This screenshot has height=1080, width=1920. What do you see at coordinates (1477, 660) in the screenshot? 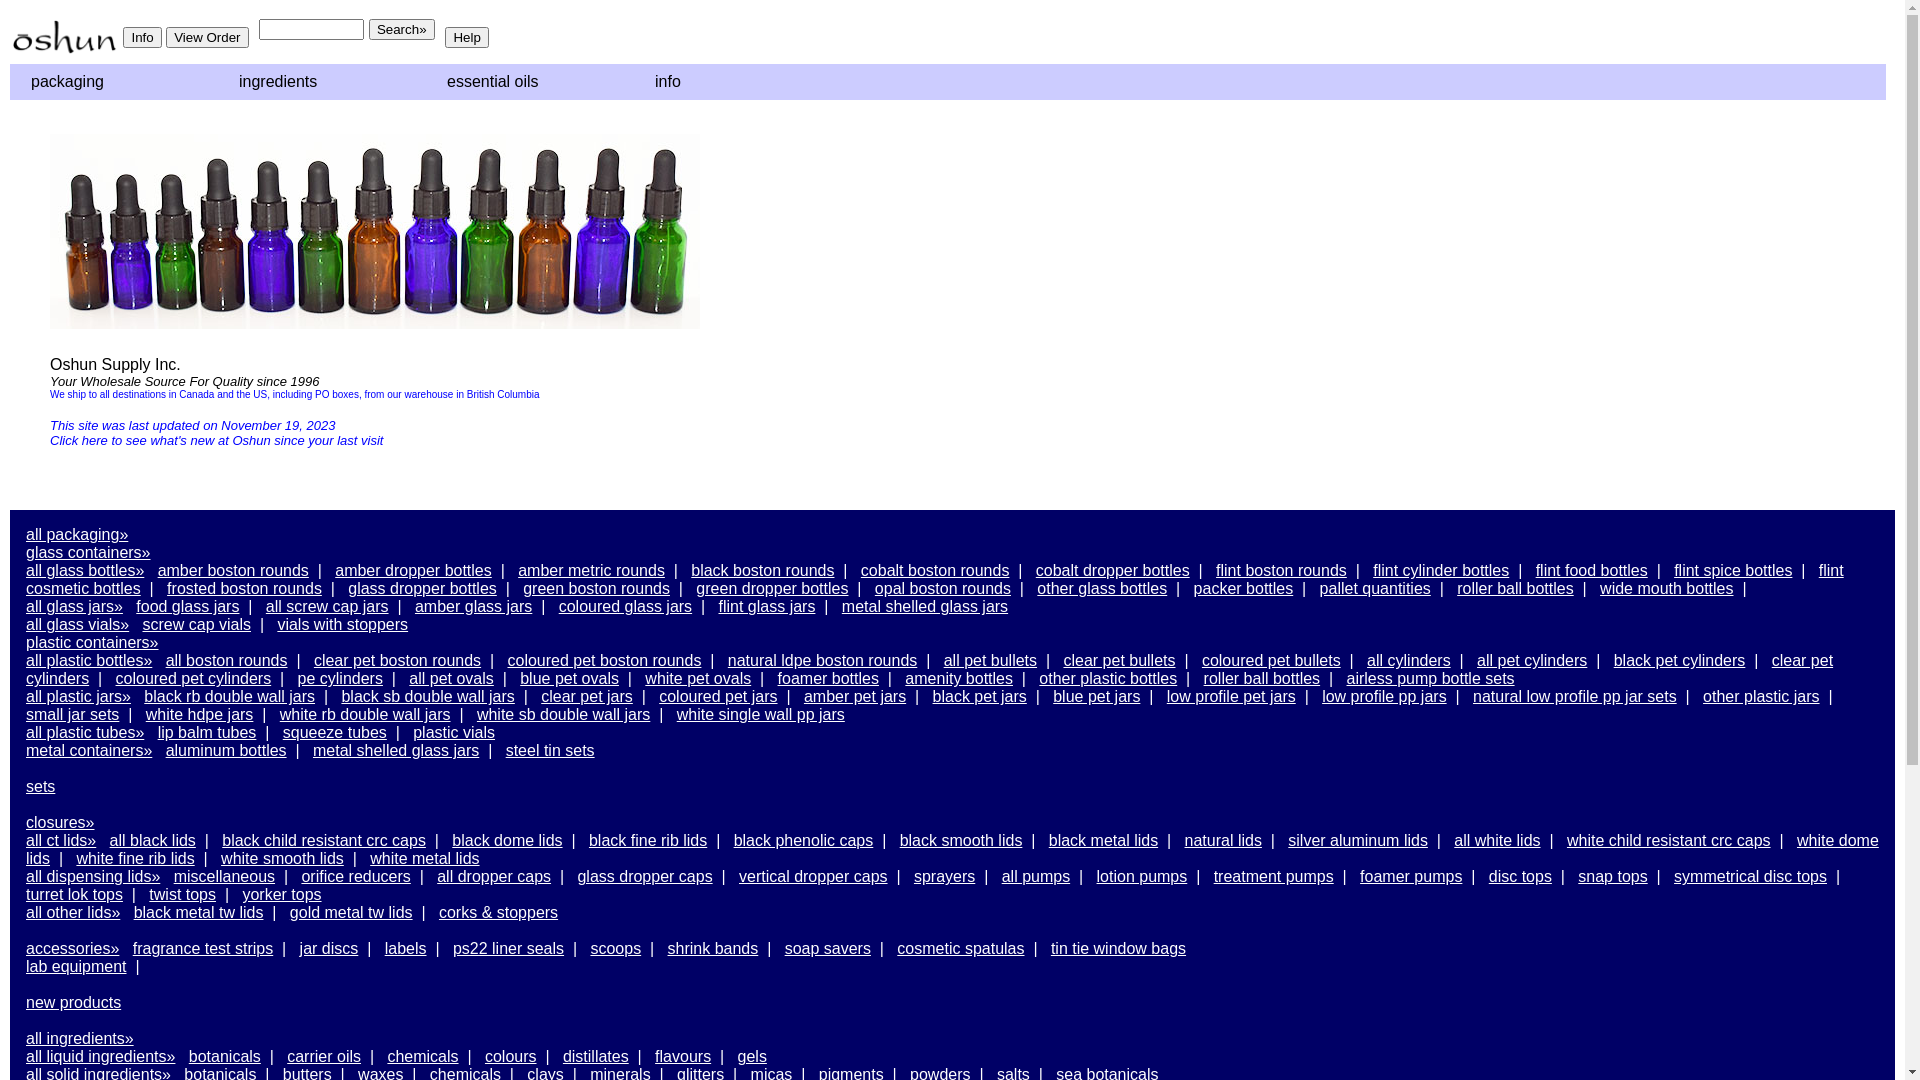
I see `'all pet cylinders'` at bounding box center [1477, 660].